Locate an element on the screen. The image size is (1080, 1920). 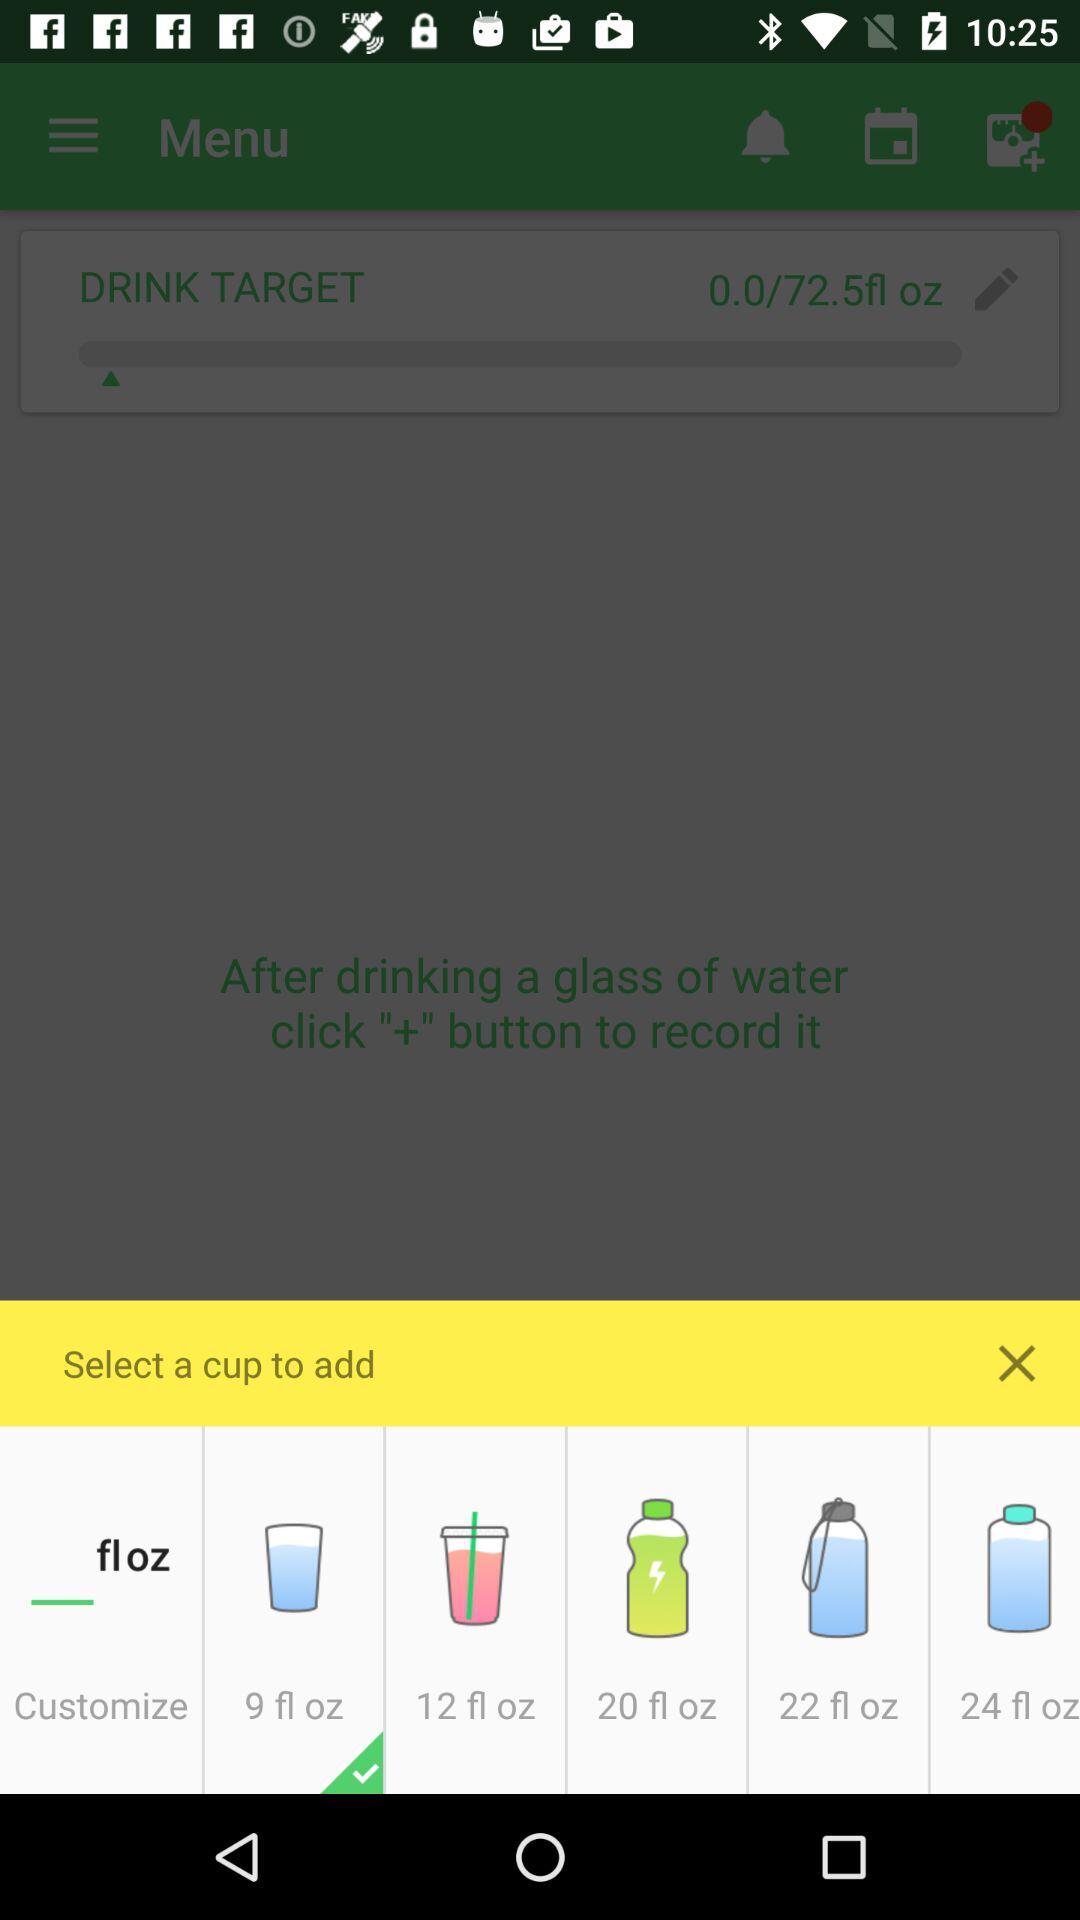
icon next to the select a cup item is located at coordinates (1017, 1362).